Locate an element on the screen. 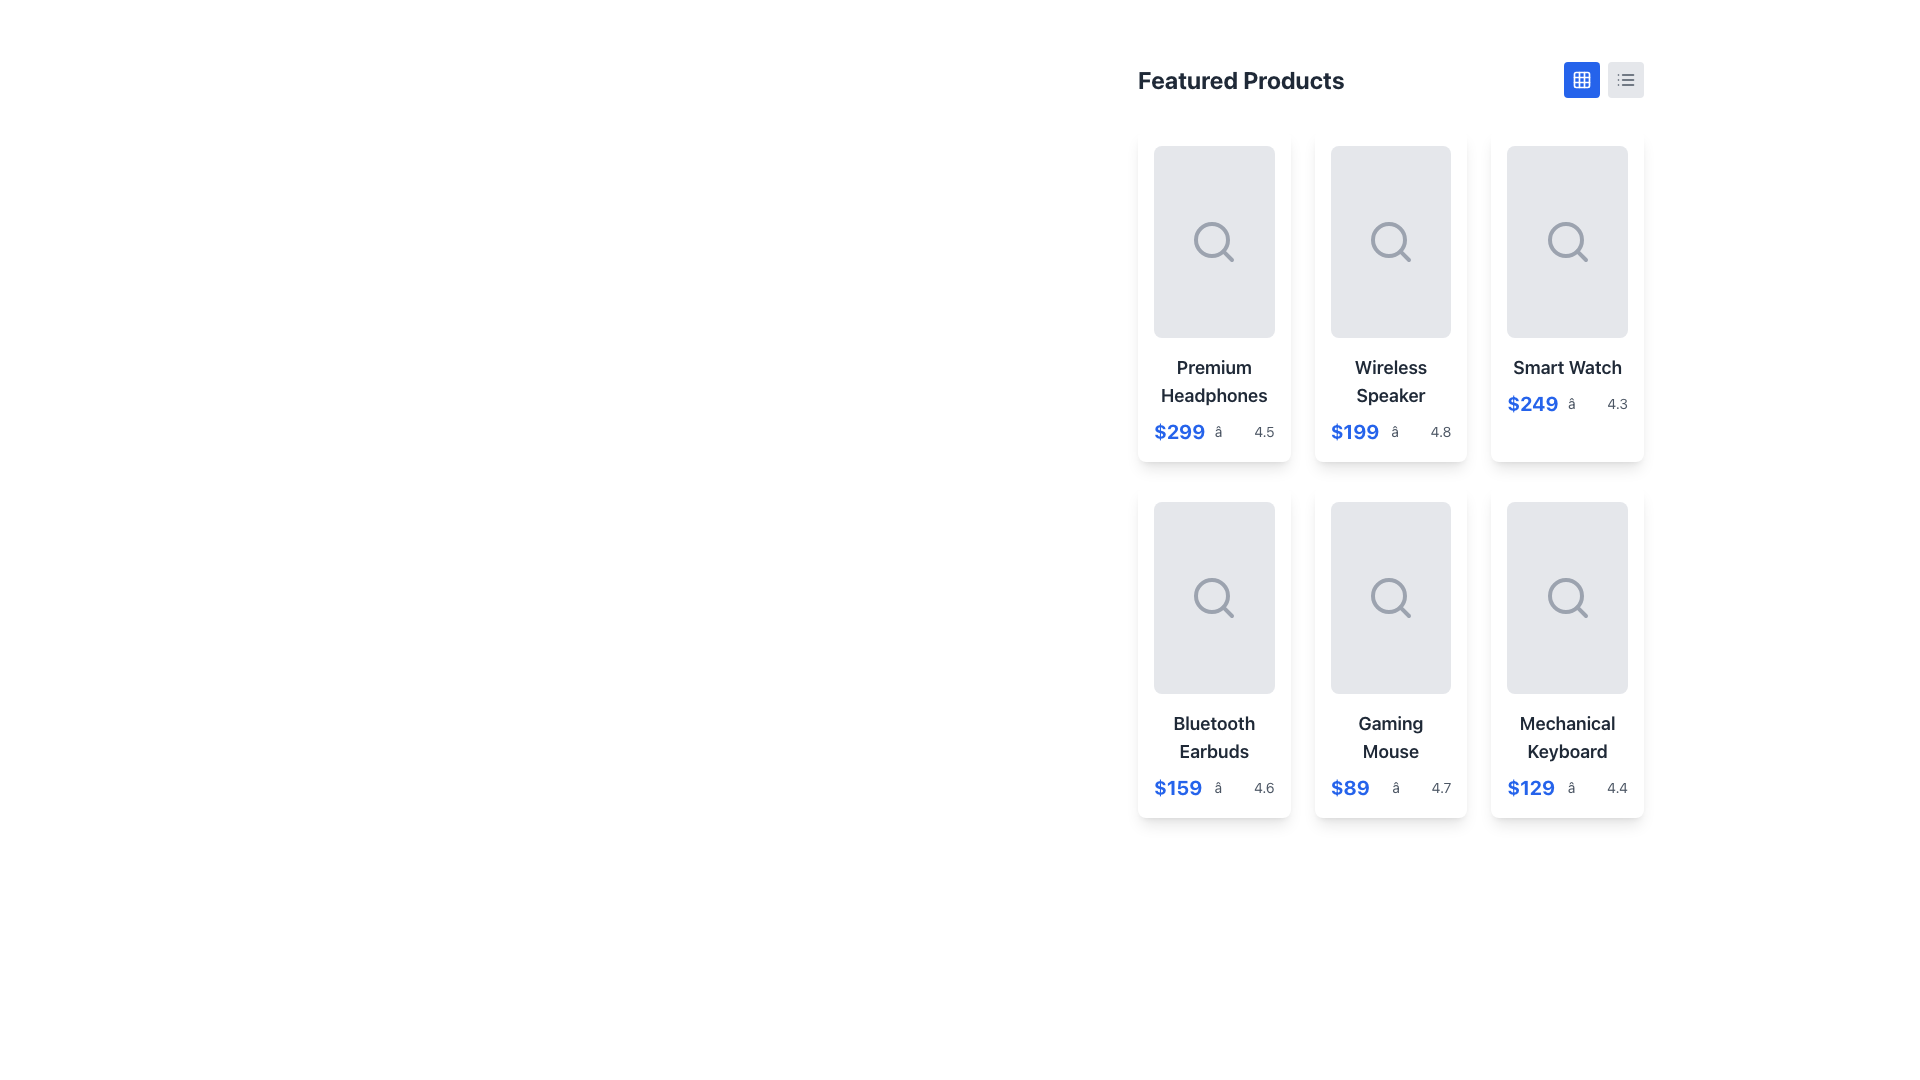  the static text label displaying the product rating for the 'Mechanical Keyboard', located beneath the price label ('$129') within the product card is located at coordinates (1596, 786).